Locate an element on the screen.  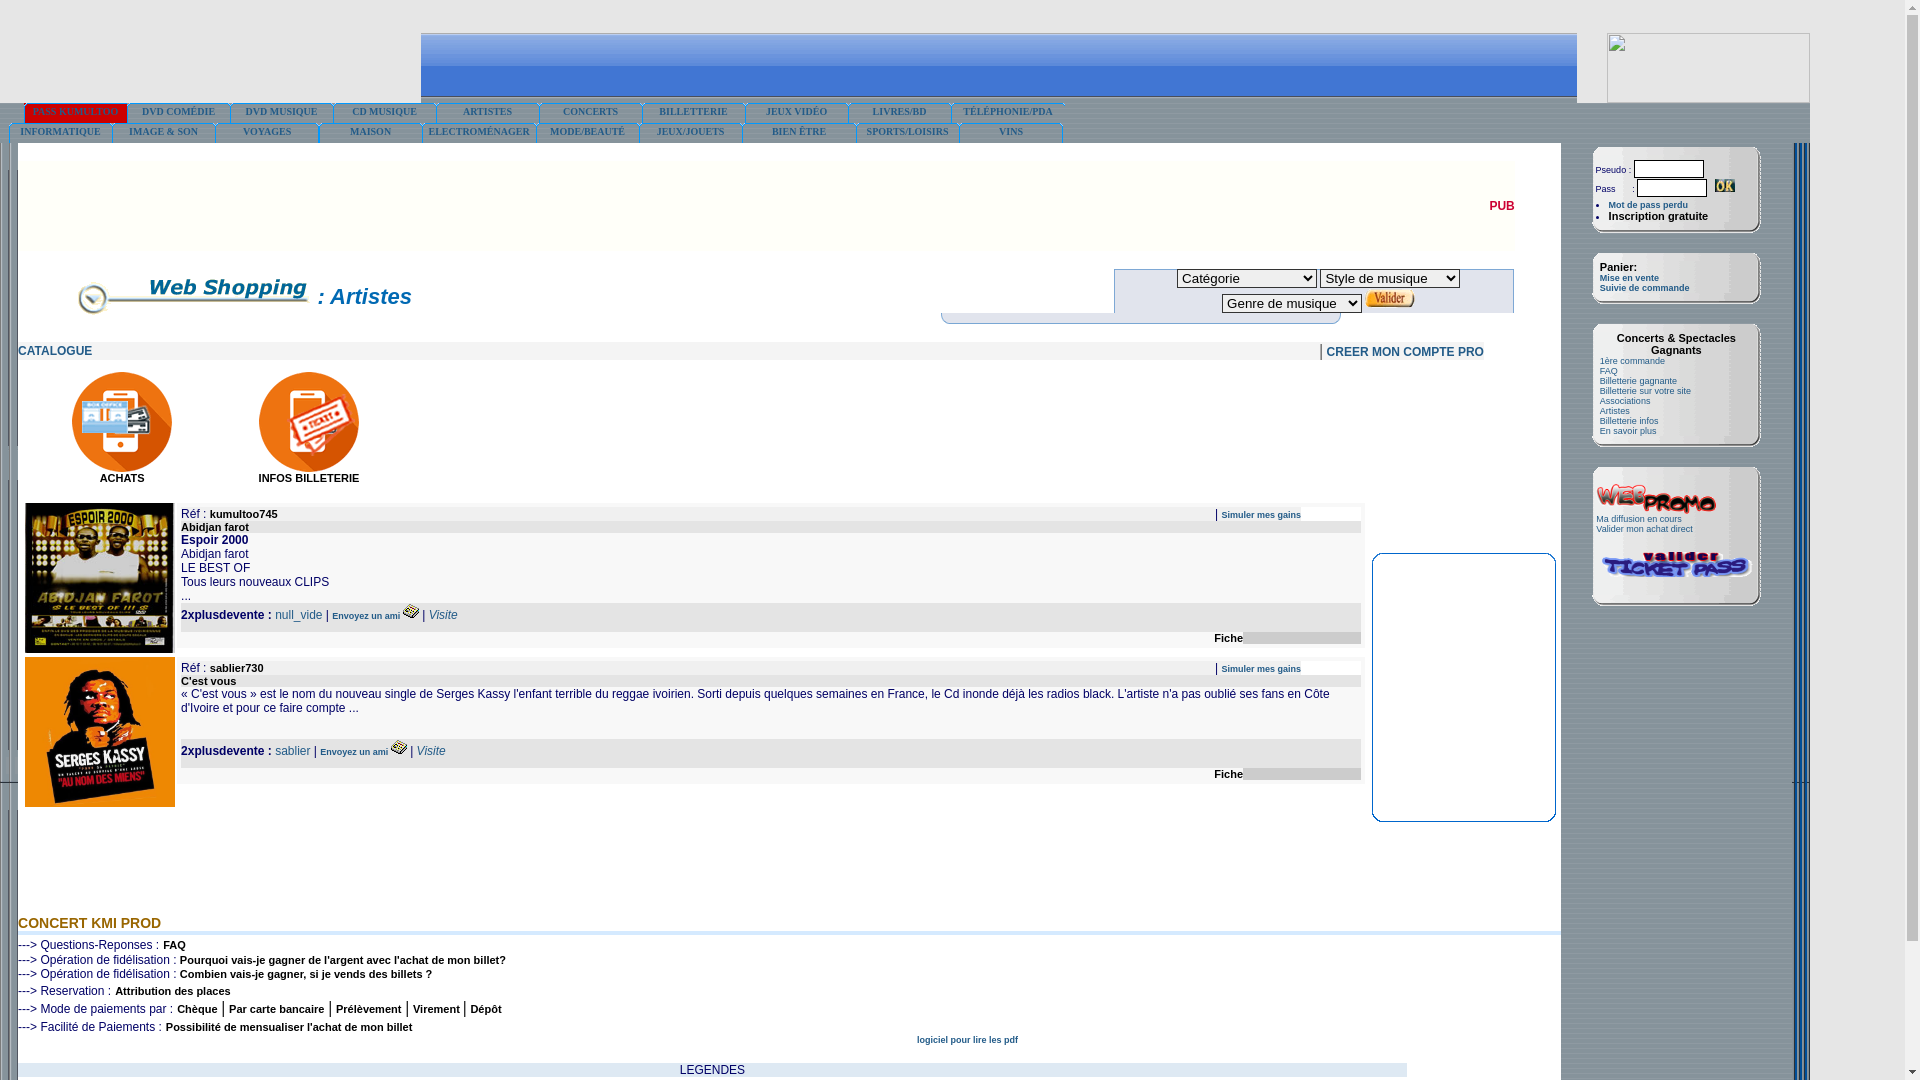
'Virement' is located at coordinates (436, 1009).